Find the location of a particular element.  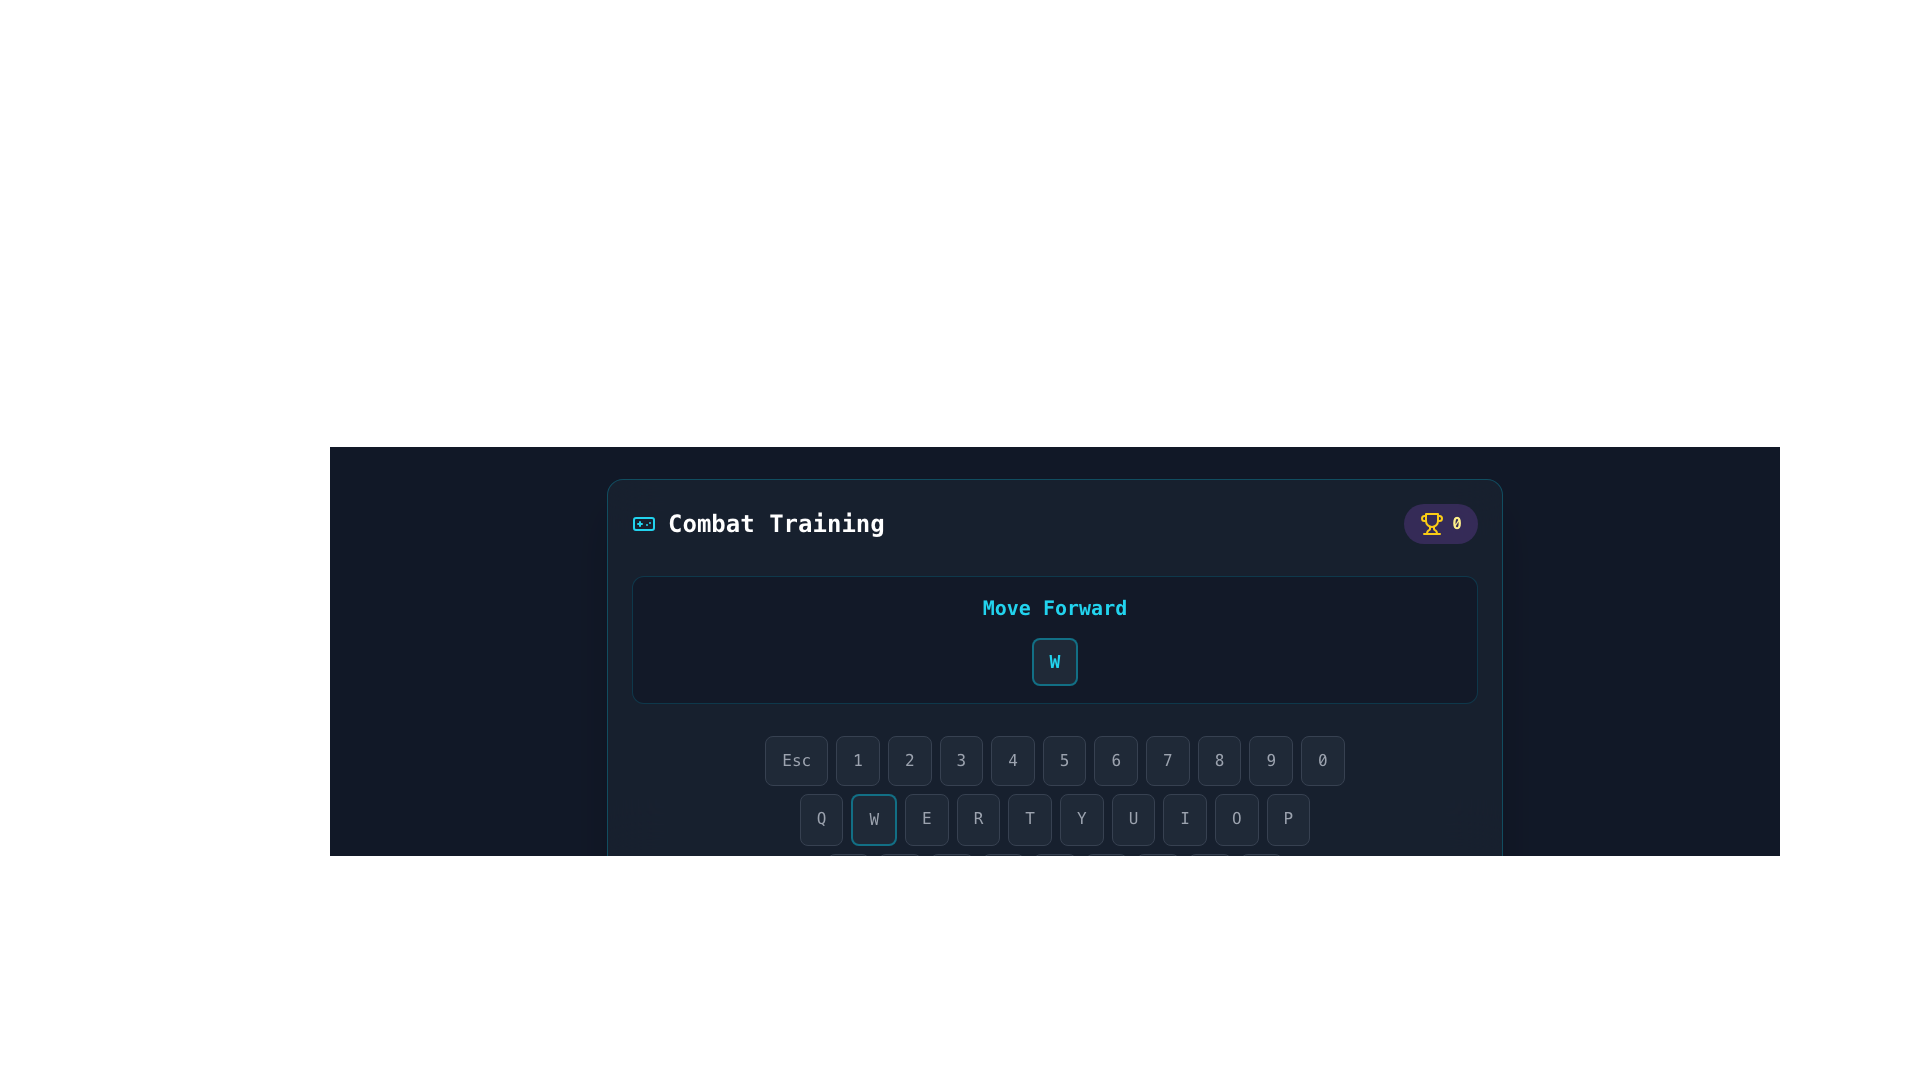

the rounded rectangle button labeled 'O' which has a dark gray background and light gray text, positioned as the ninth button in a horizontal row resembling a keyboard layout is located at coordinates (1235, 820).